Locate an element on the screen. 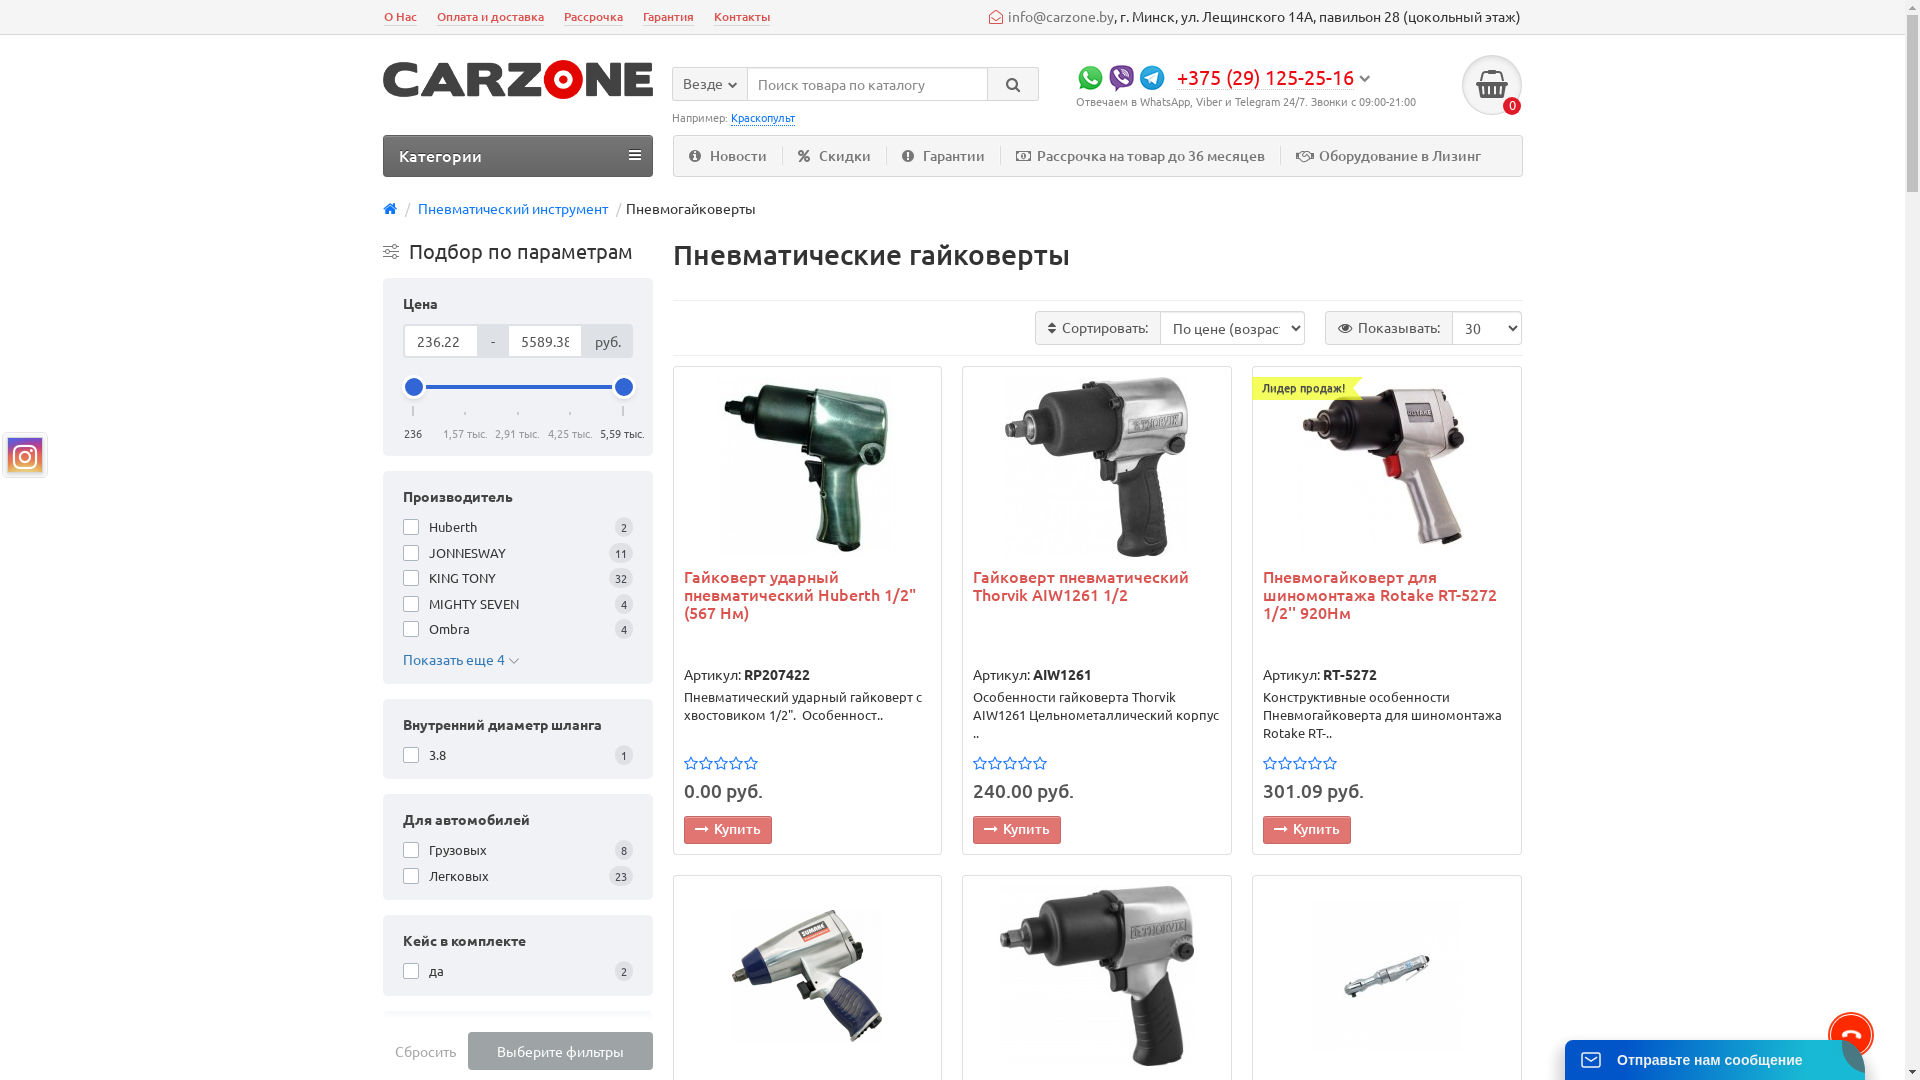 The height and width of the screenshot is (1080, 1920). '3.8 is located at coordinates (517, 753).